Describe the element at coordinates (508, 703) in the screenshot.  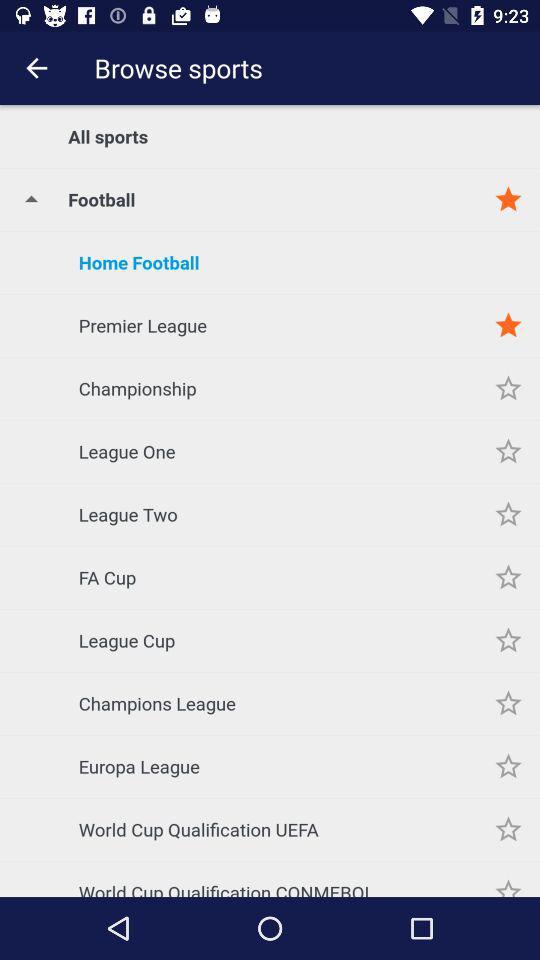
I see `sport to favorites` at that location.